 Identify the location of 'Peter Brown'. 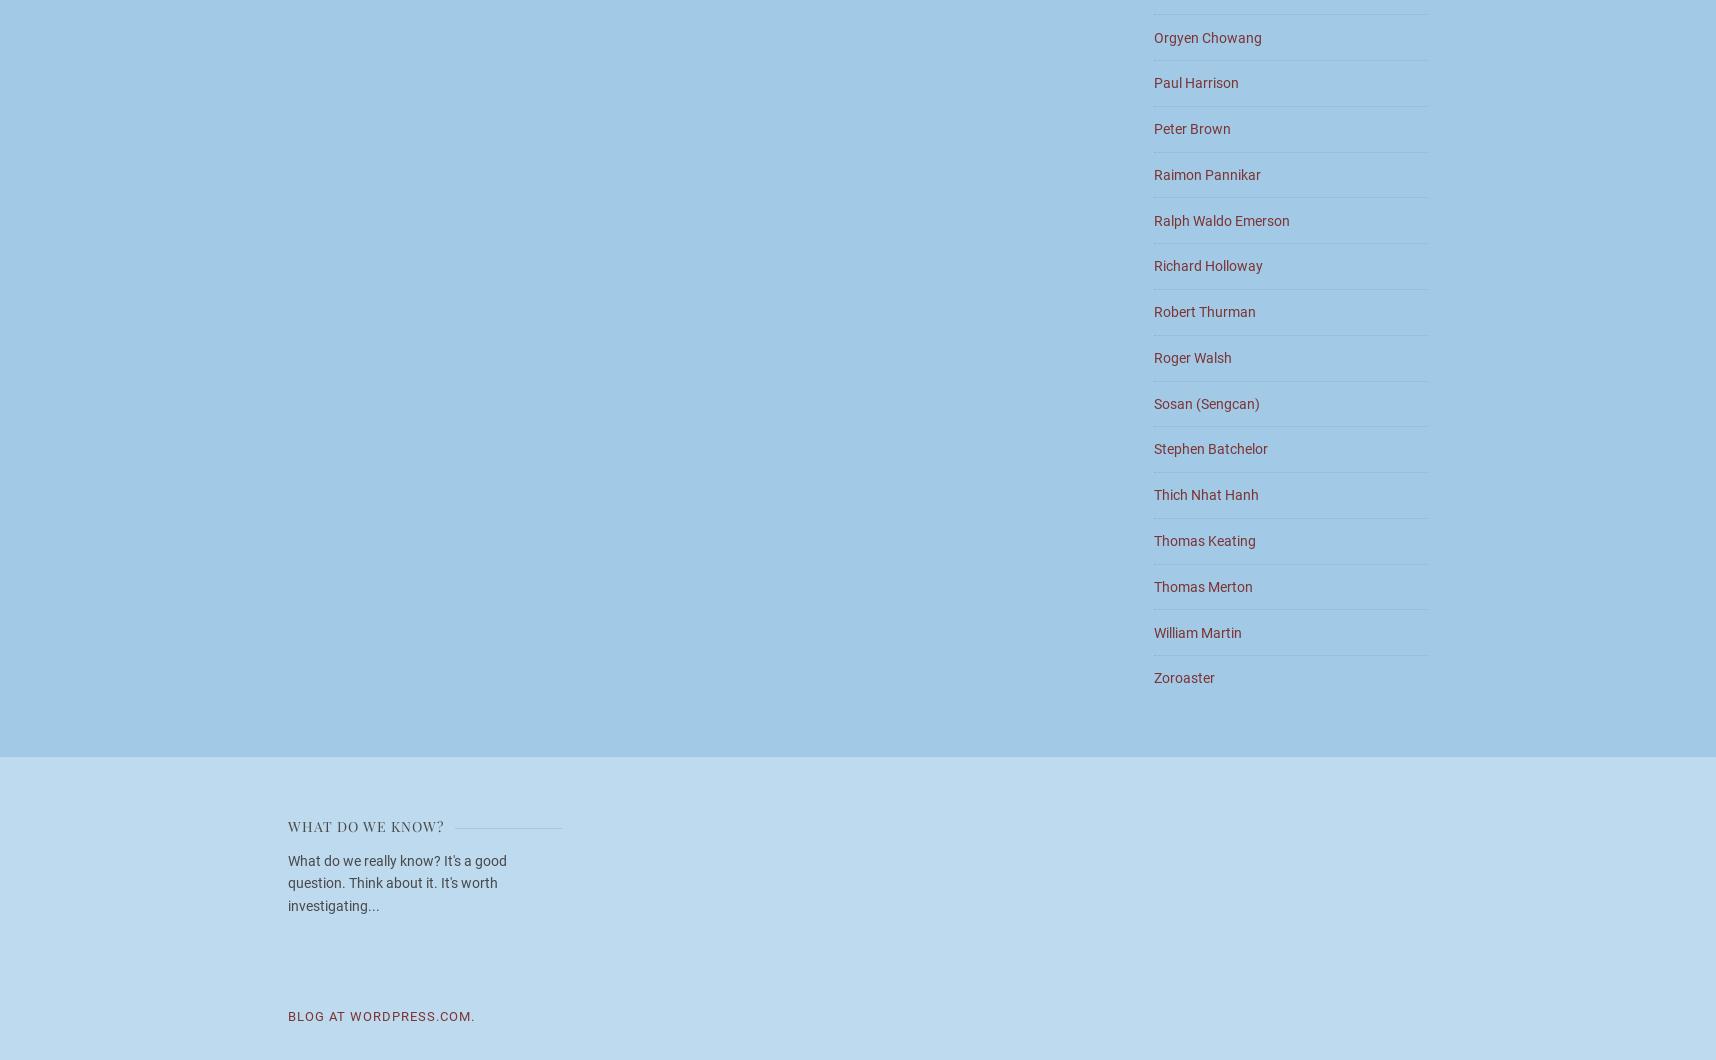
(1192, 129).